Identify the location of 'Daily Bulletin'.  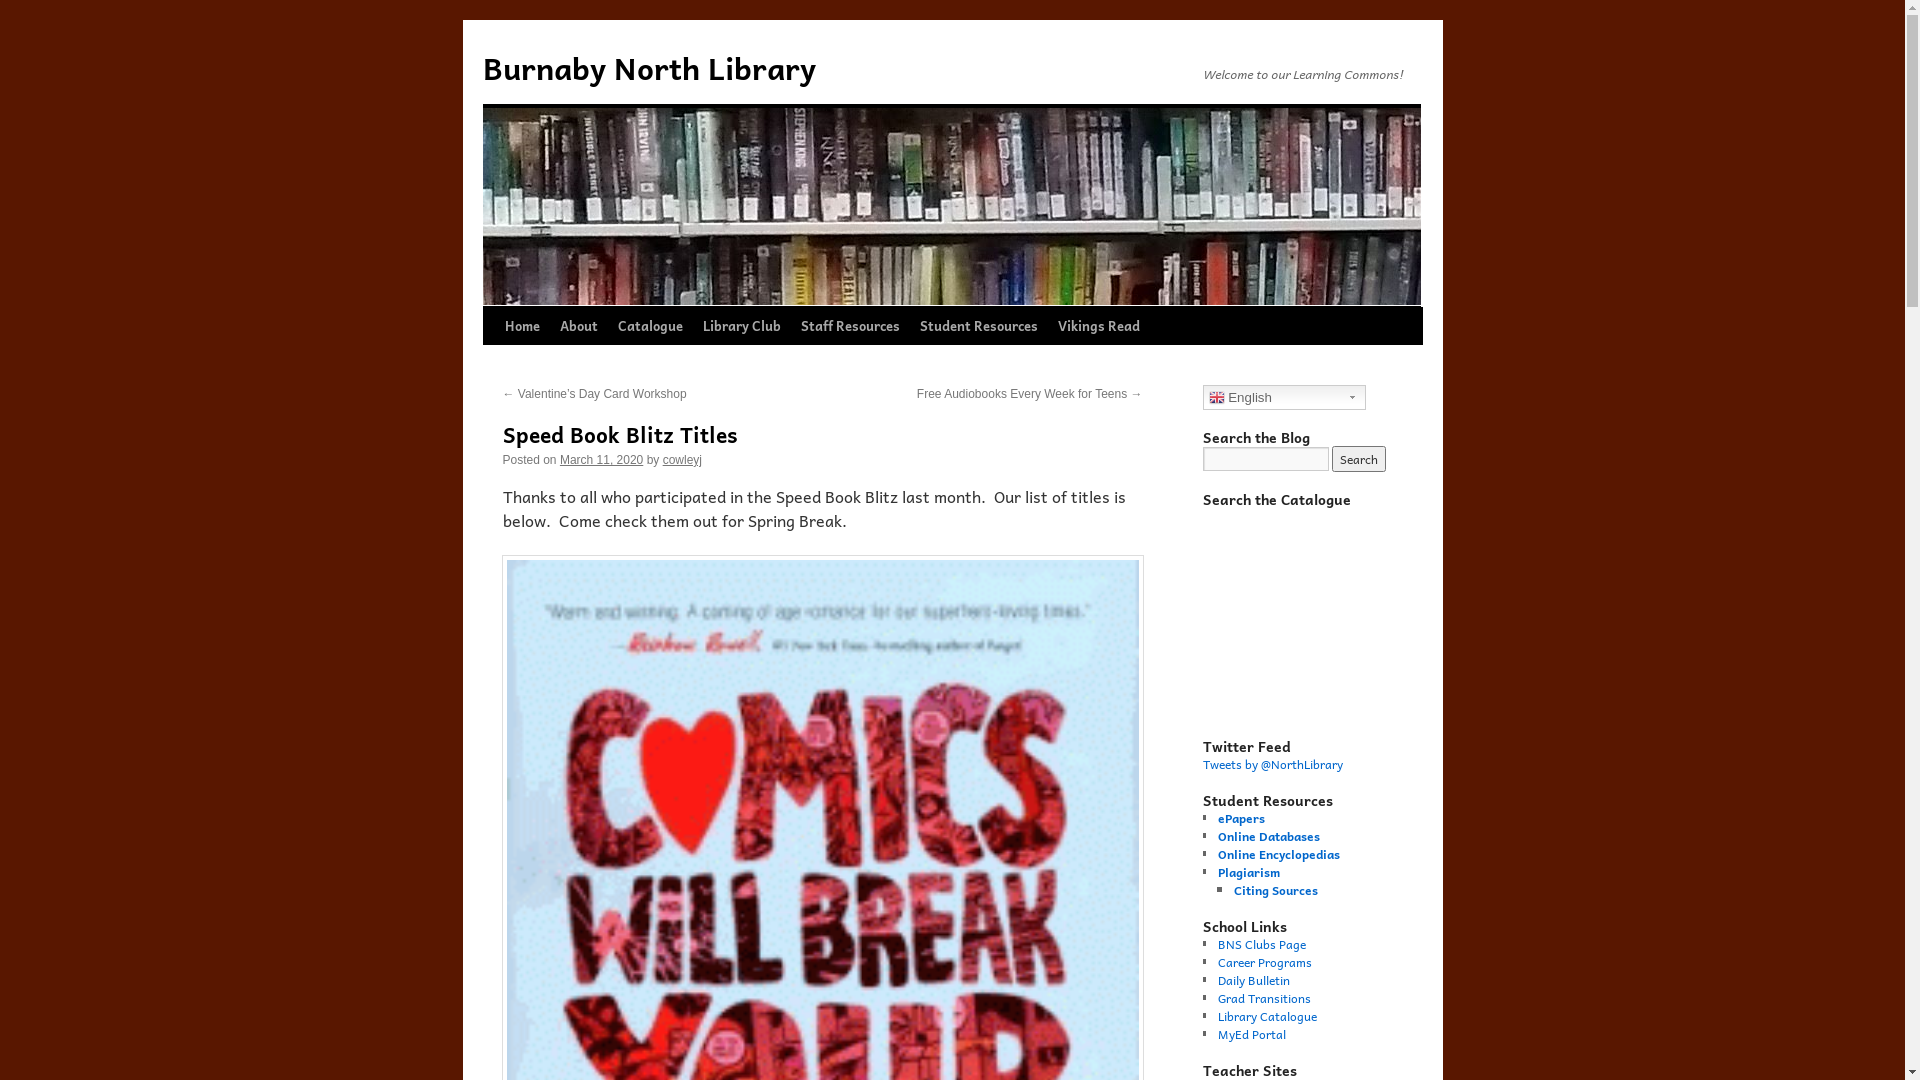
(1252, 978).